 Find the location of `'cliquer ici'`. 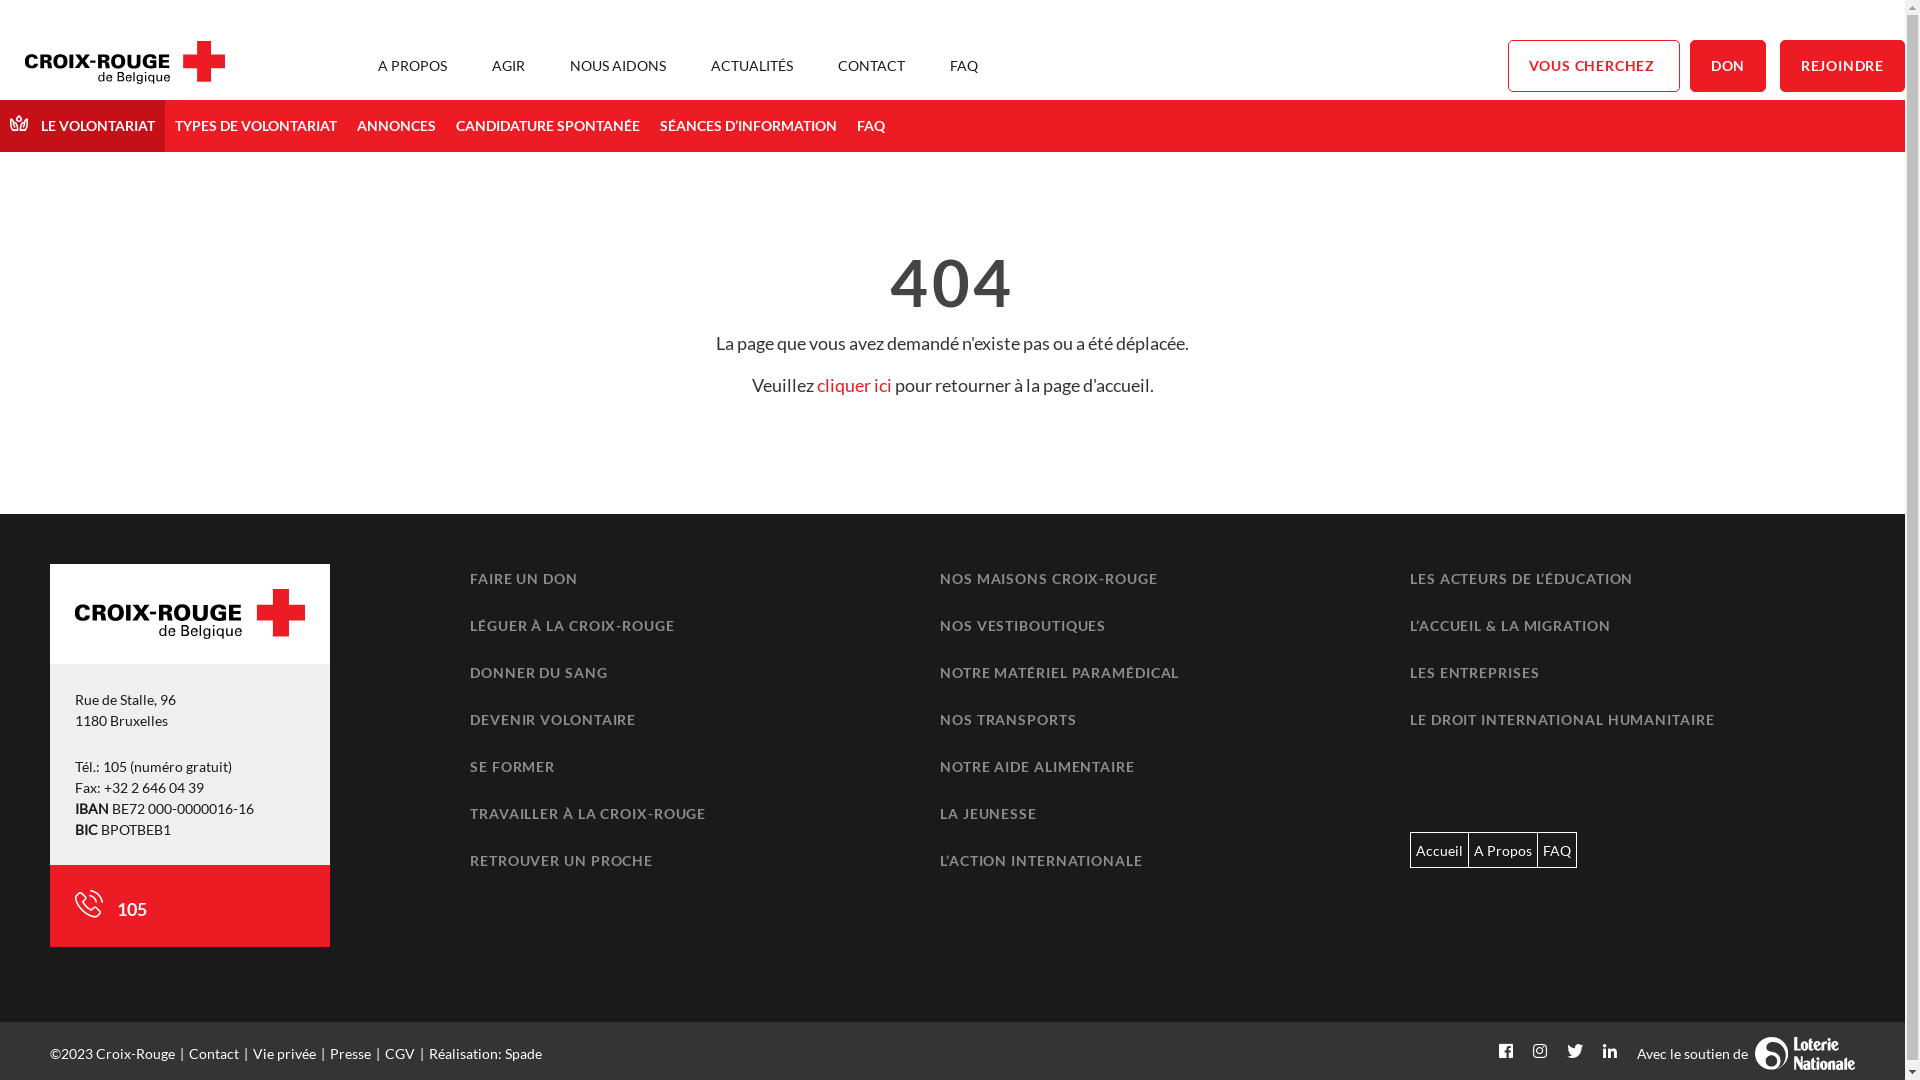

'cliquer ici' is located at coordinates (816, 385).